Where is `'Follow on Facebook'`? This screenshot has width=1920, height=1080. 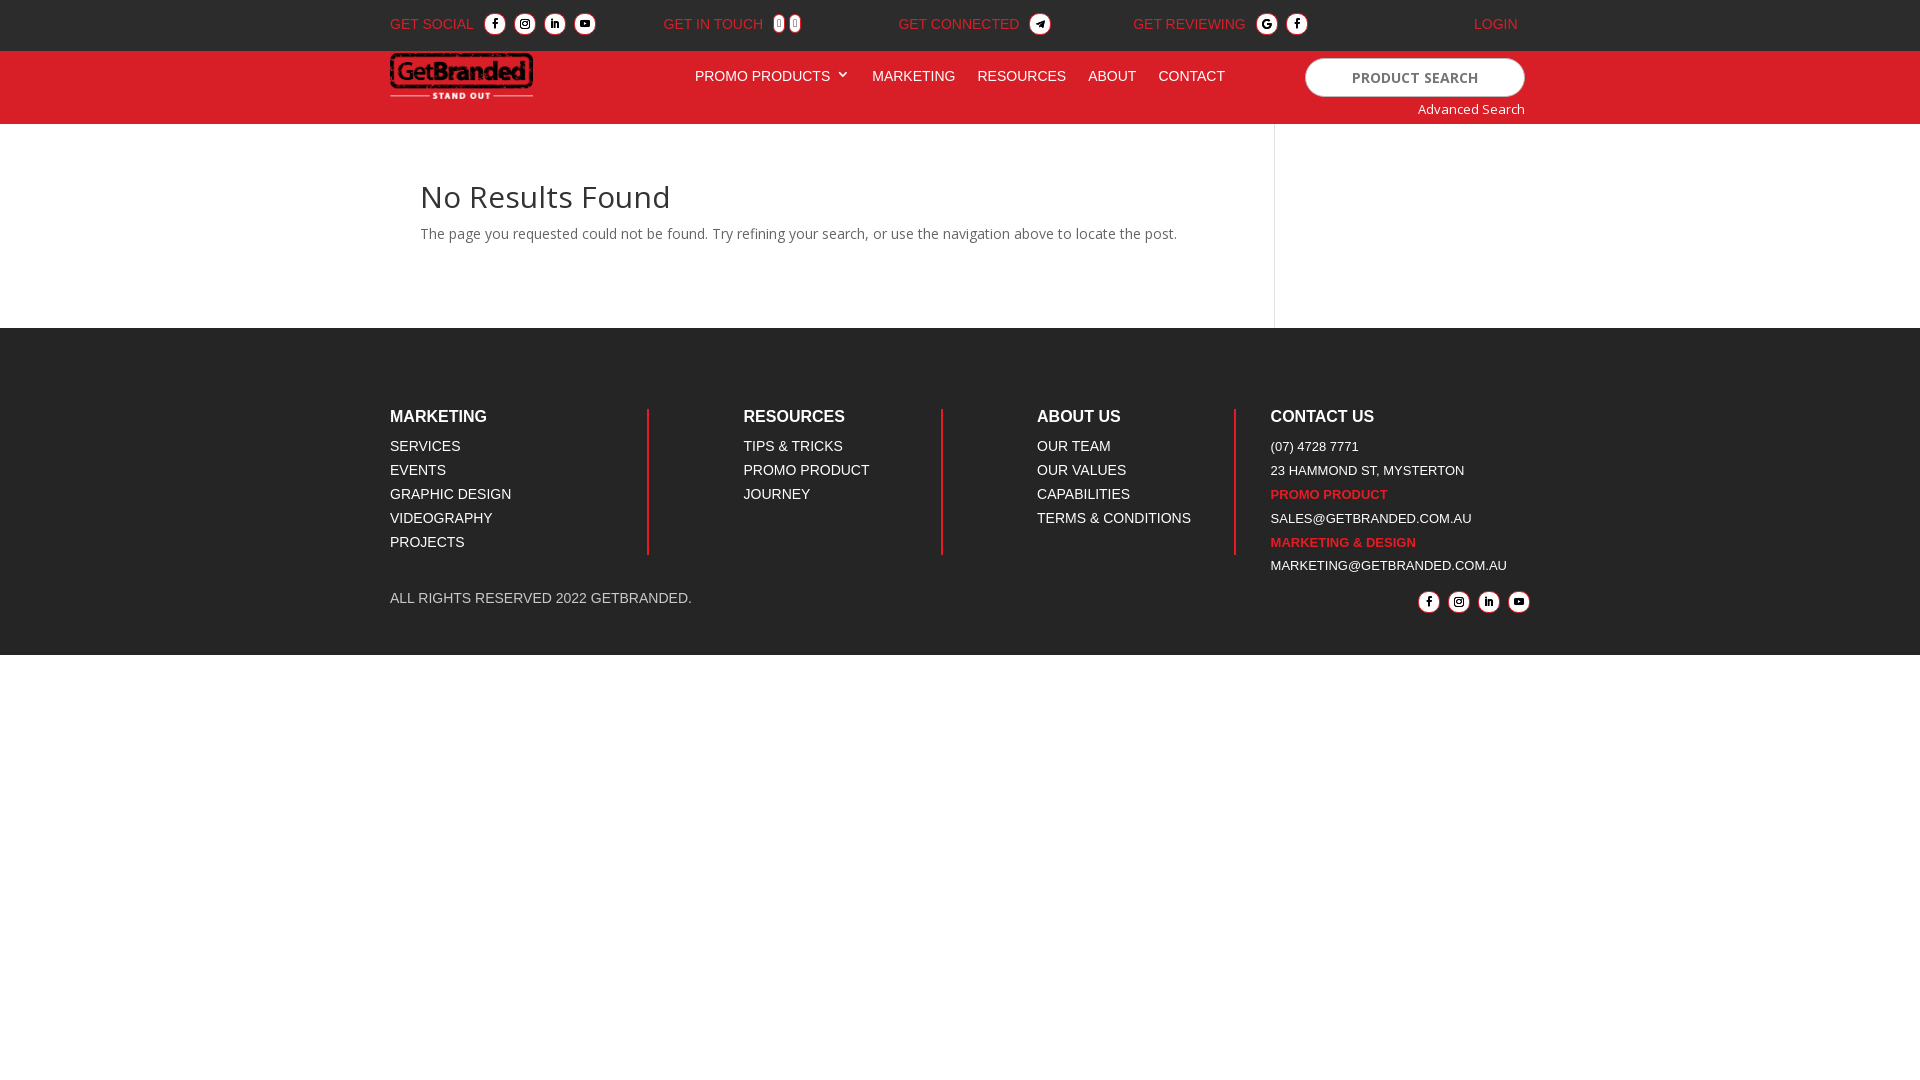 'Follow on Facebook' is located at coordinates (494, 23).